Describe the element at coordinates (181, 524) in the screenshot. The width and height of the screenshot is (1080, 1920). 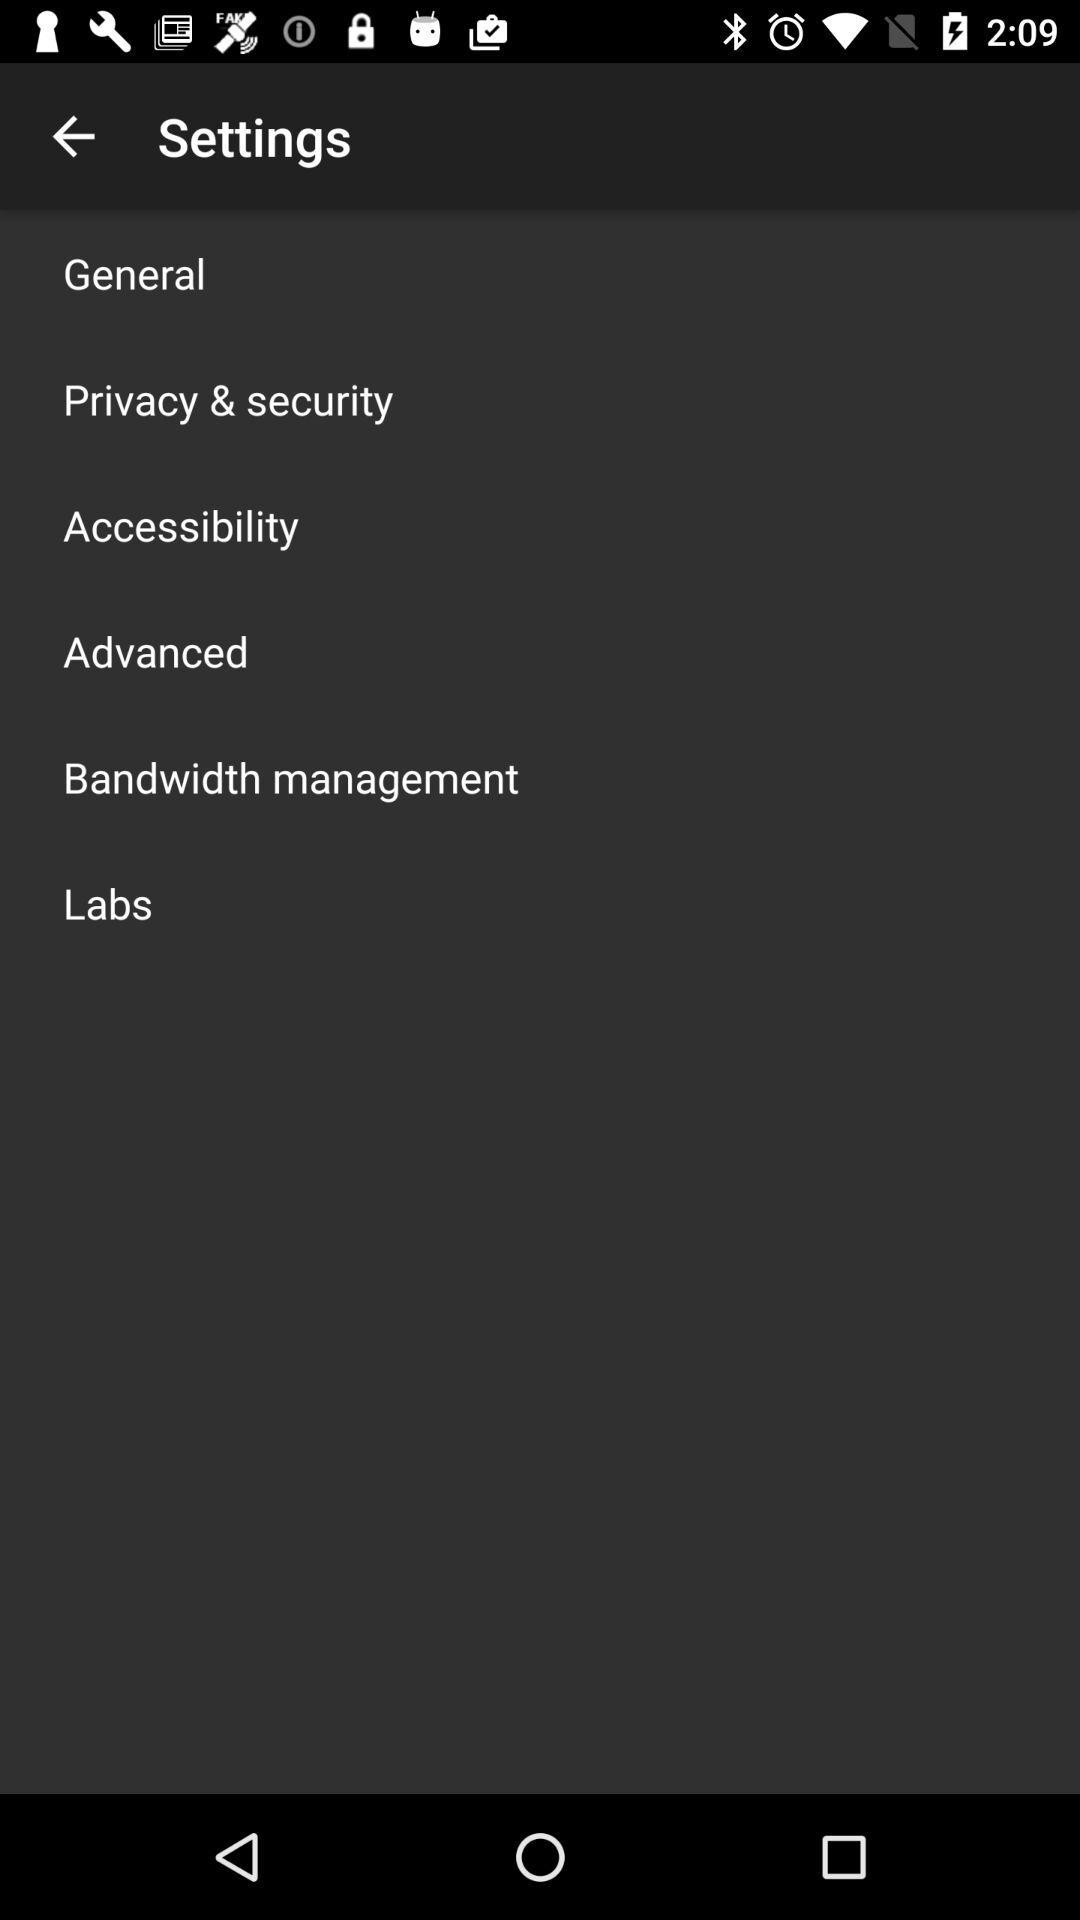
I see `the accessibility item` at that location.